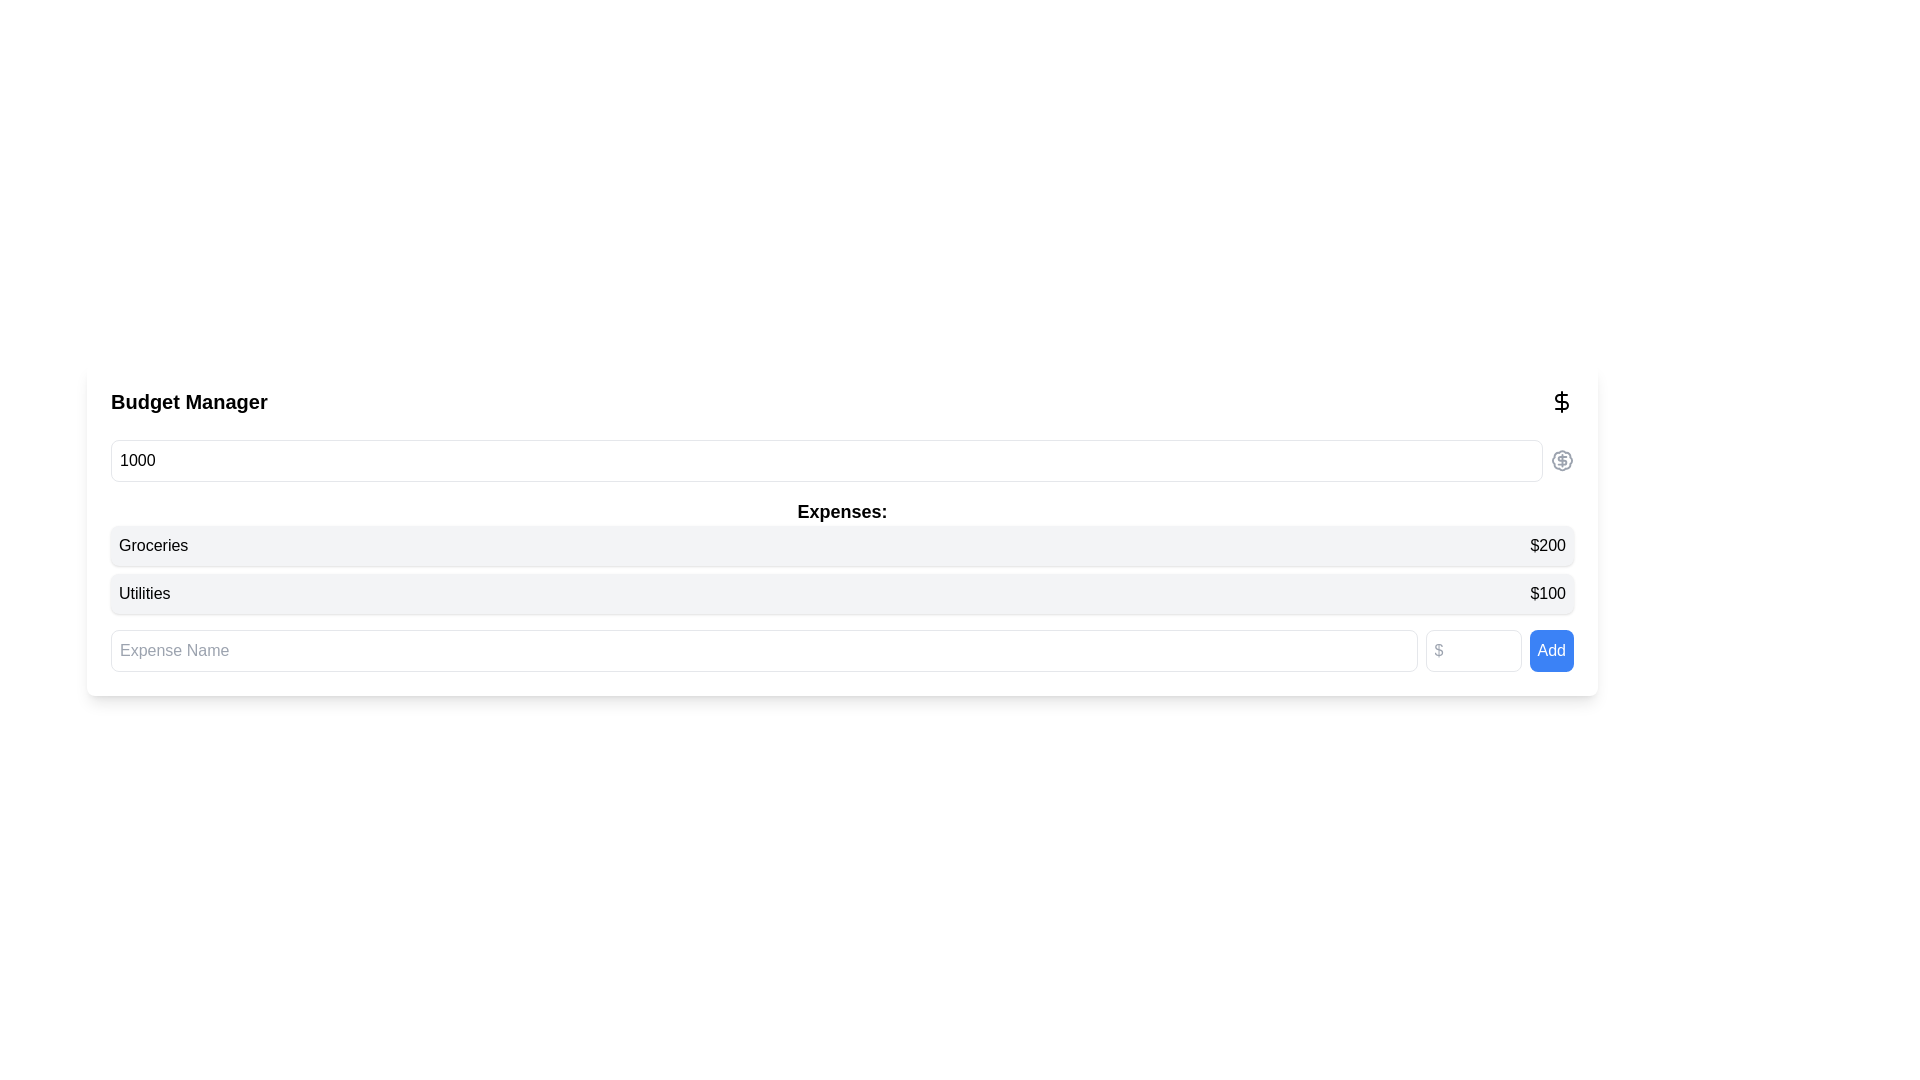 The image size is (1920, 1080). What do you see at coordinates (189, 401) in the screenshot?
I see `the text label located in the header of the interface on the left side that serves as a descriptive heading for managing budgets` at bounding box center [189, 401].